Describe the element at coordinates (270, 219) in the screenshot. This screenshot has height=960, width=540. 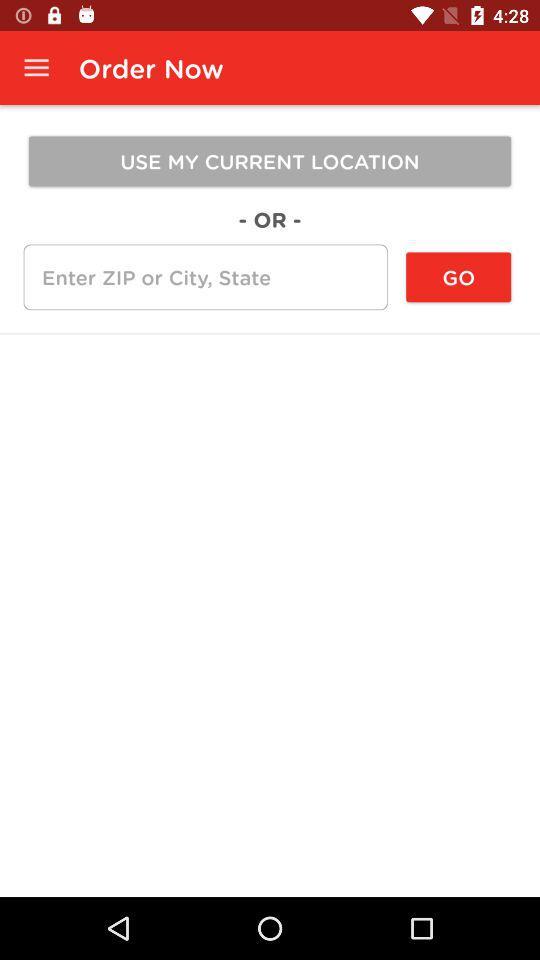
I see `icon below use my current icon` at that location.